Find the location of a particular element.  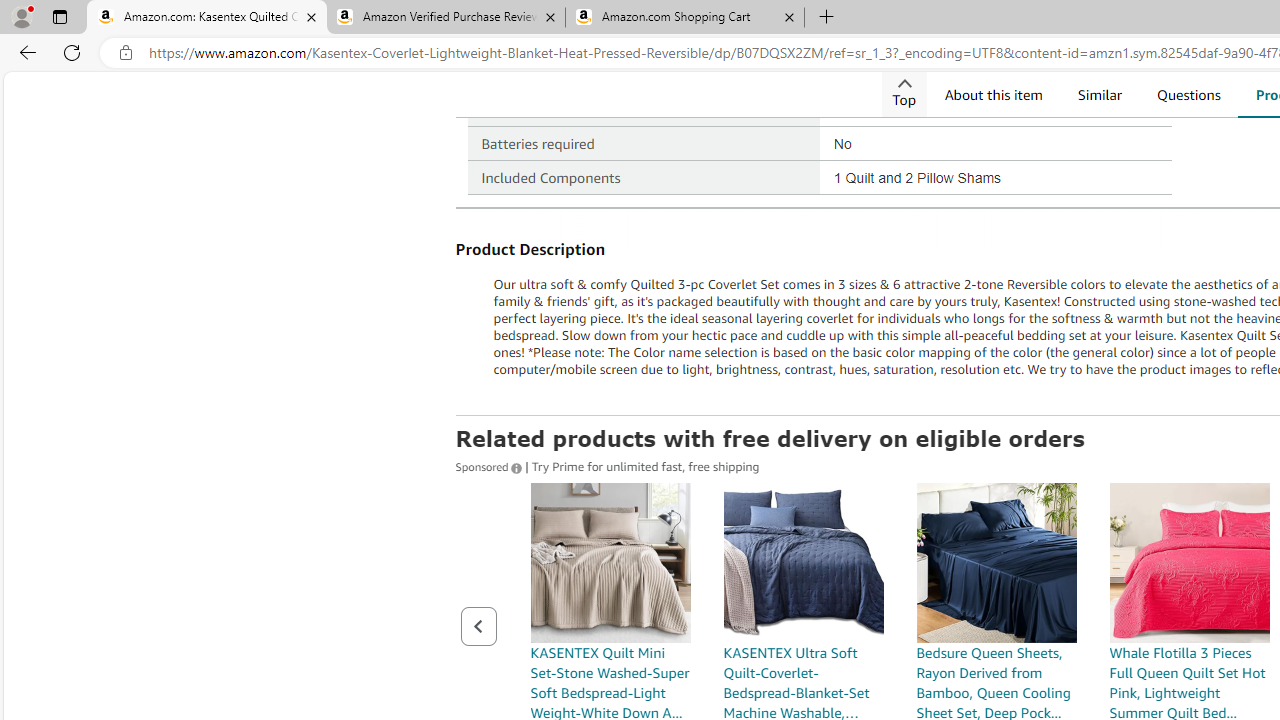

'Amazon.com Shopping Cart' is located at coordinates (684, 17).